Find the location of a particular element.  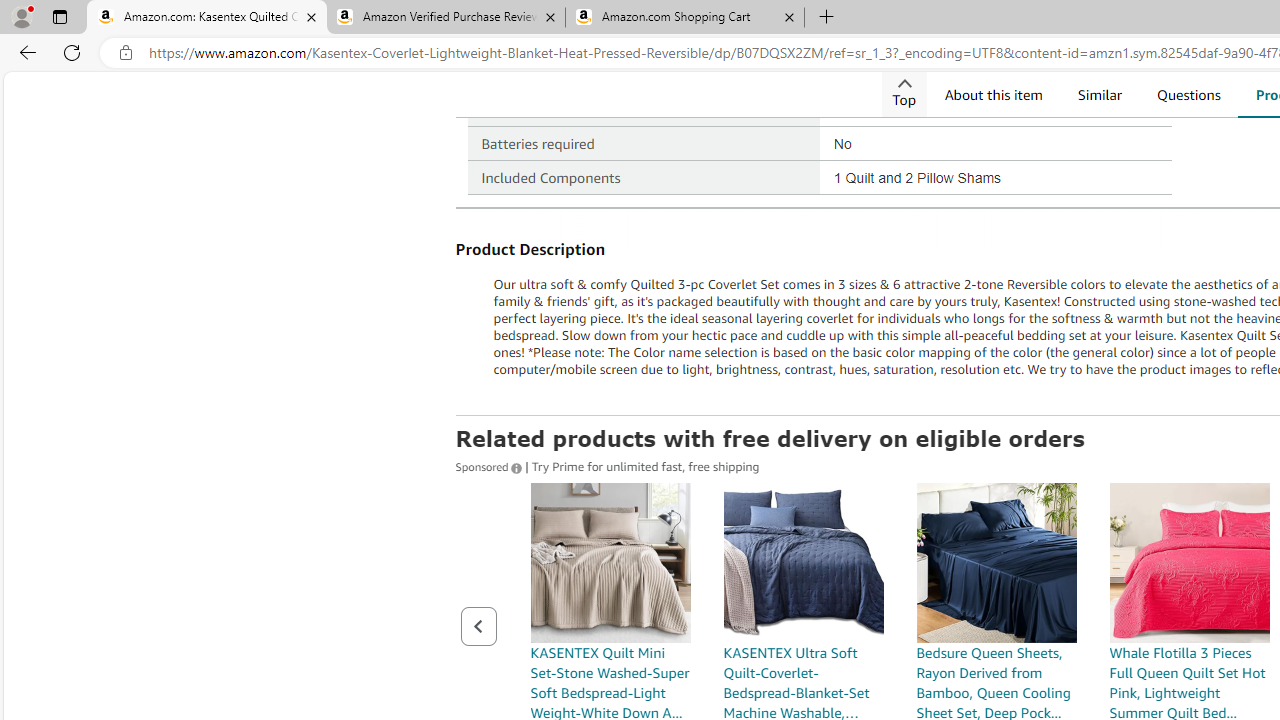

'Amazon.com Shopping Cart' is located at coordinates (684, 17).